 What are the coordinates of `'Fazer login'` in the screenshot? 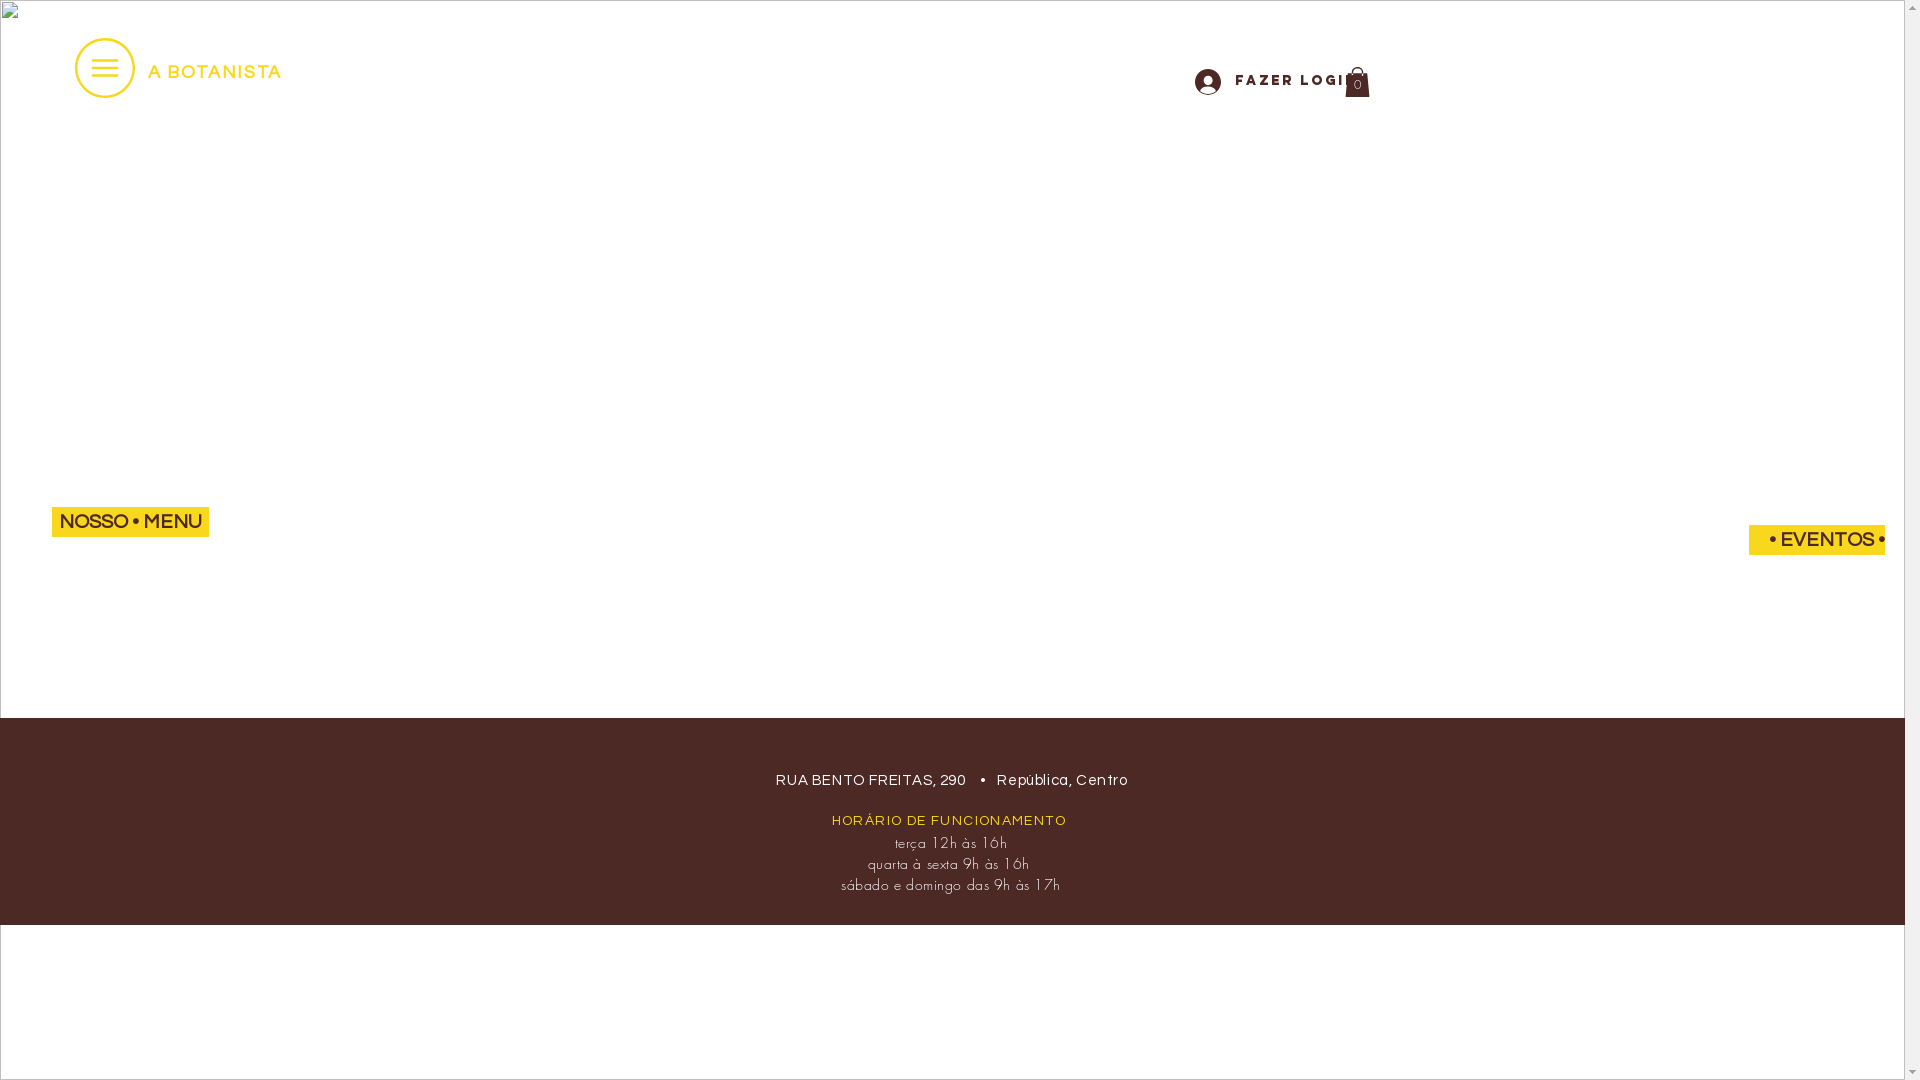 It's located at (1256, 80).